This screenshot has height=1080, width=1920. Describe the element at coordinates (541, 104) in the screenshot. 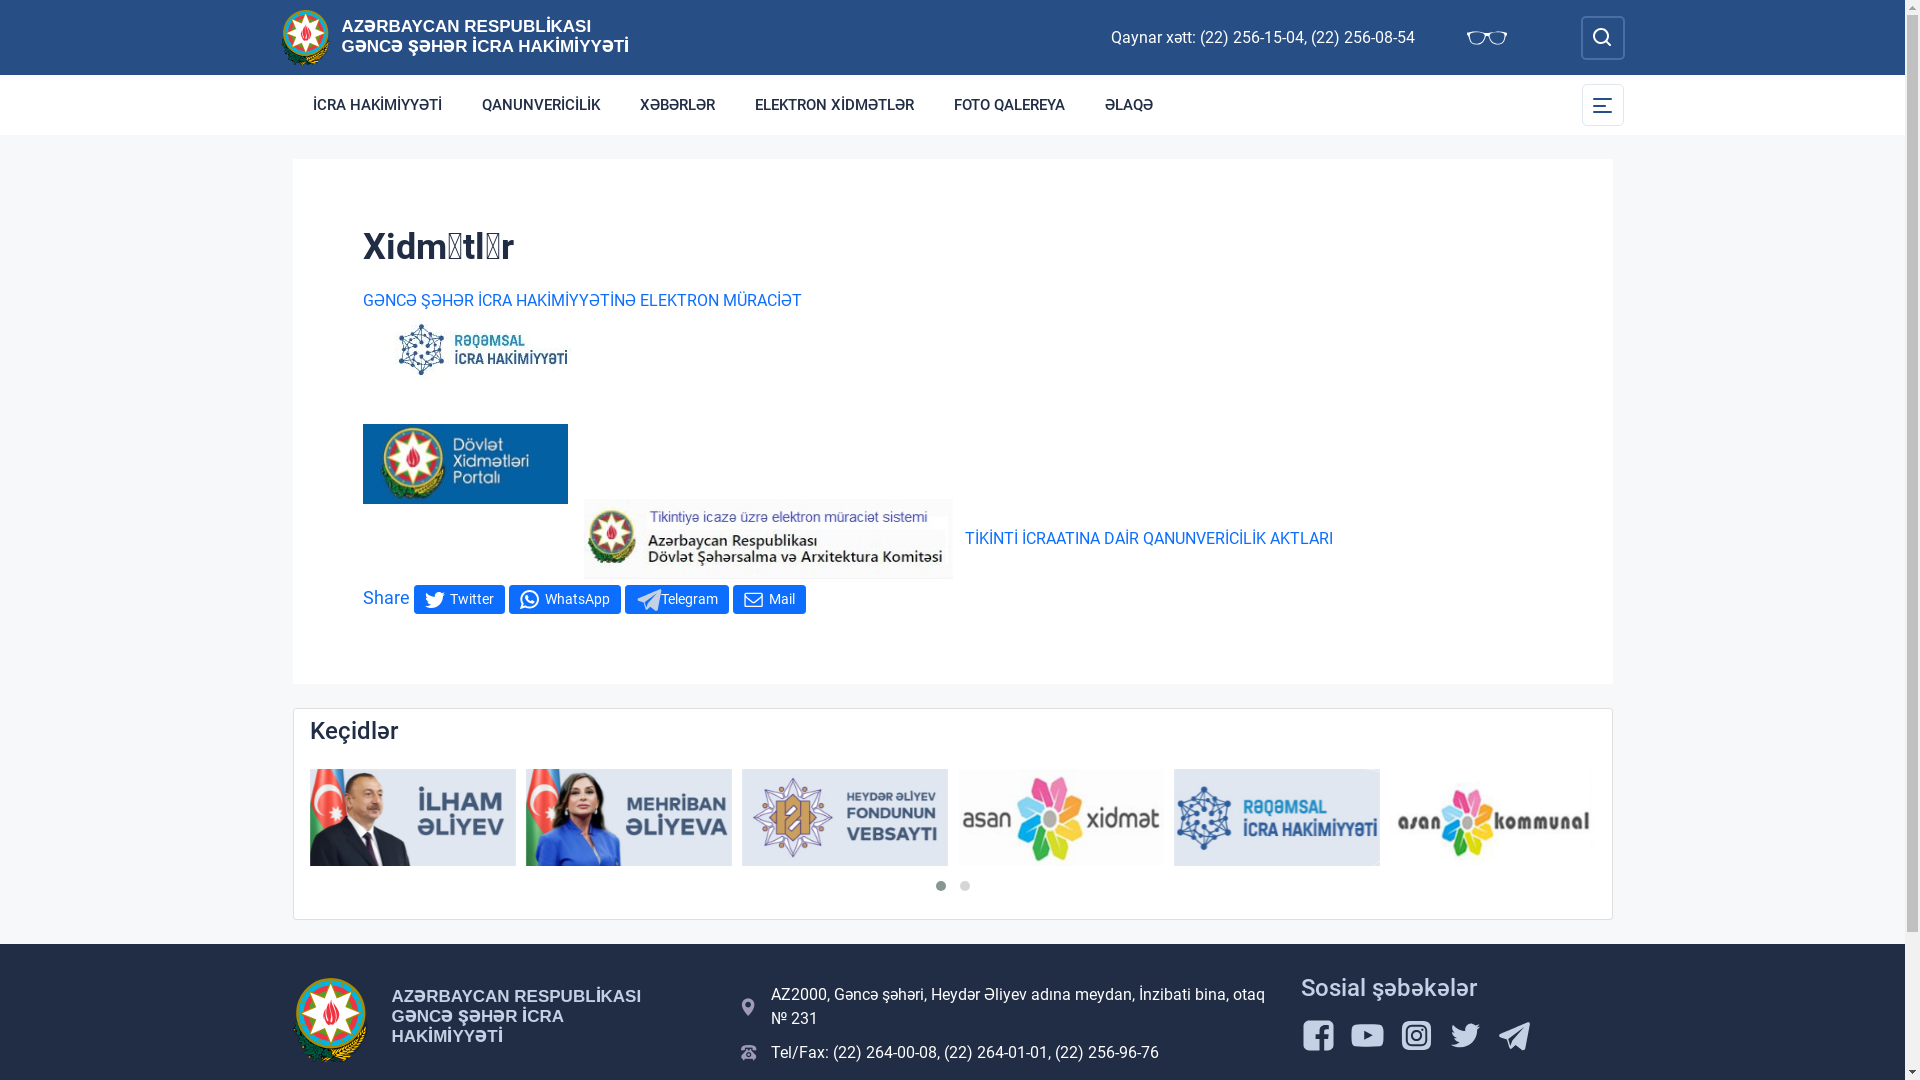

I see `'QANUNVERICILIK'` at that location.